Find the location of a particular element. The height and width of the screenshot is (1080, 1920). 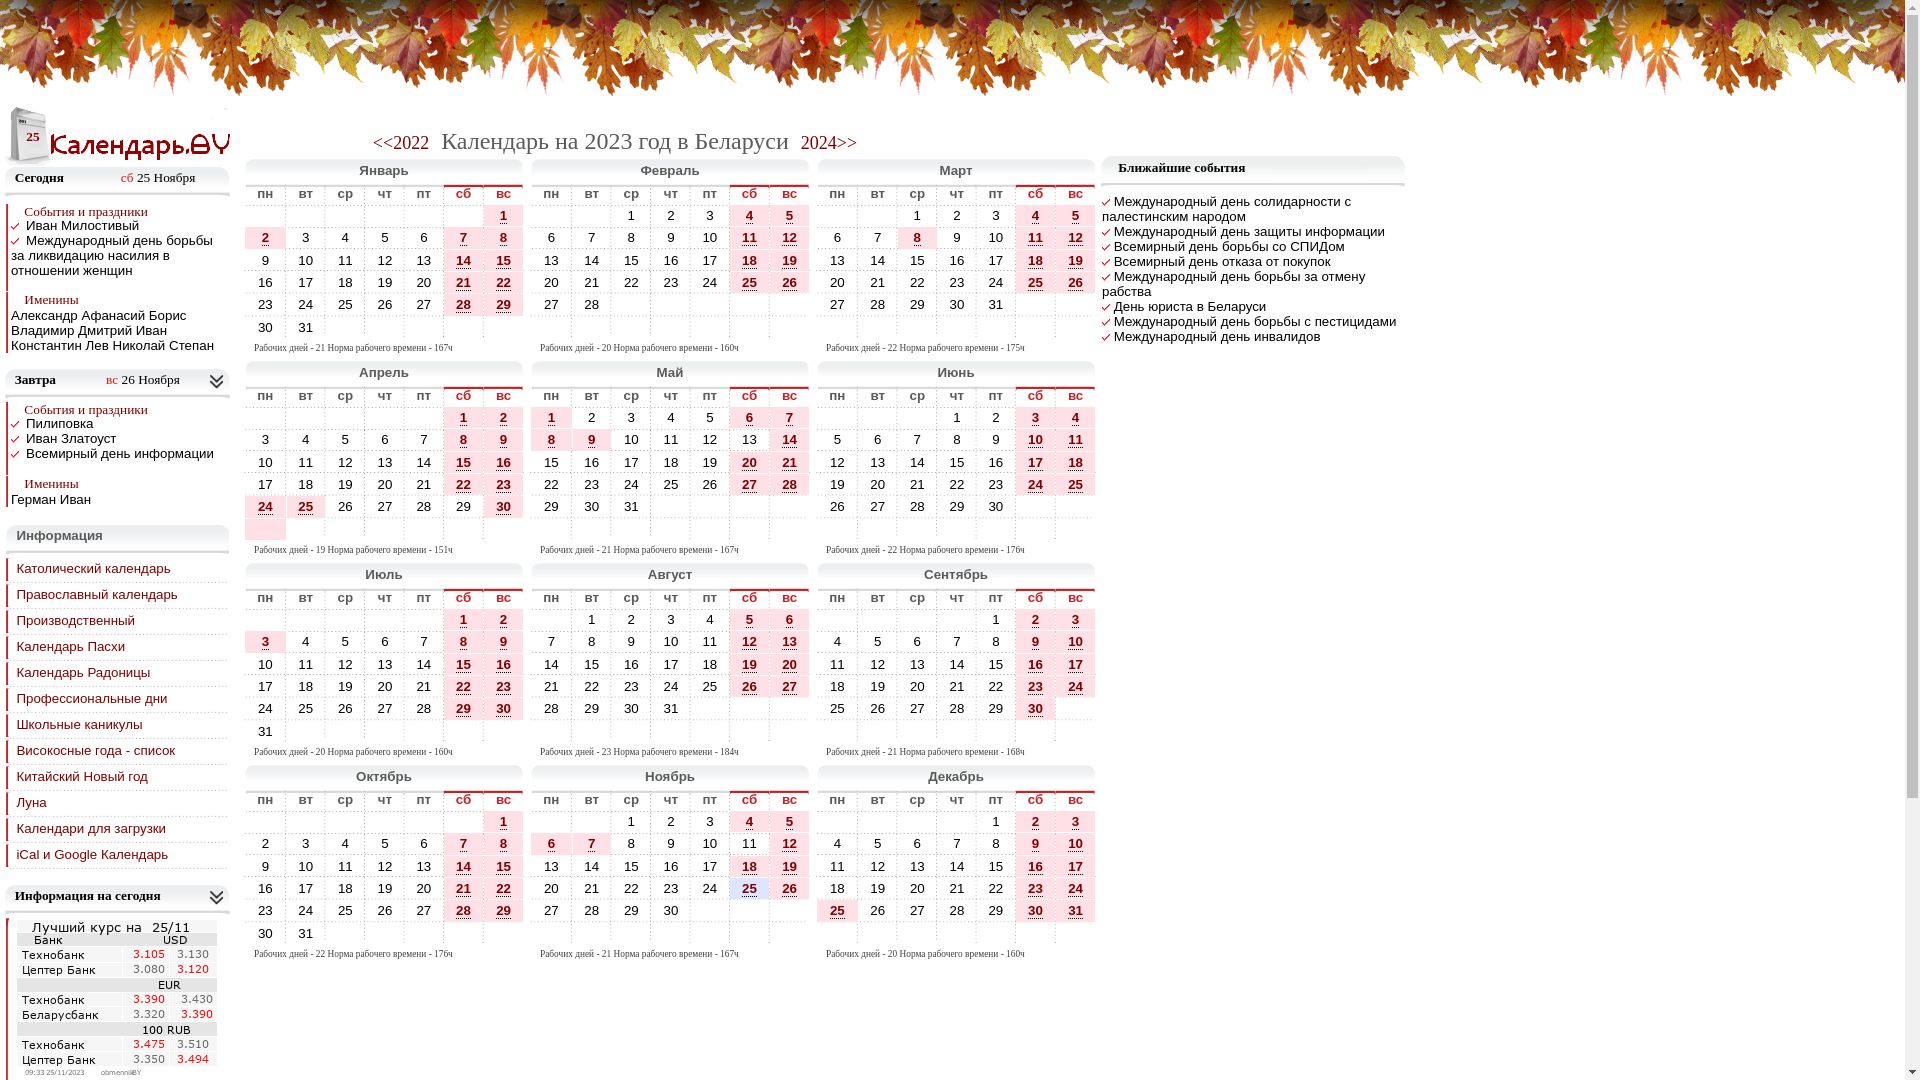

'28' is located at coordinates (590, 304).